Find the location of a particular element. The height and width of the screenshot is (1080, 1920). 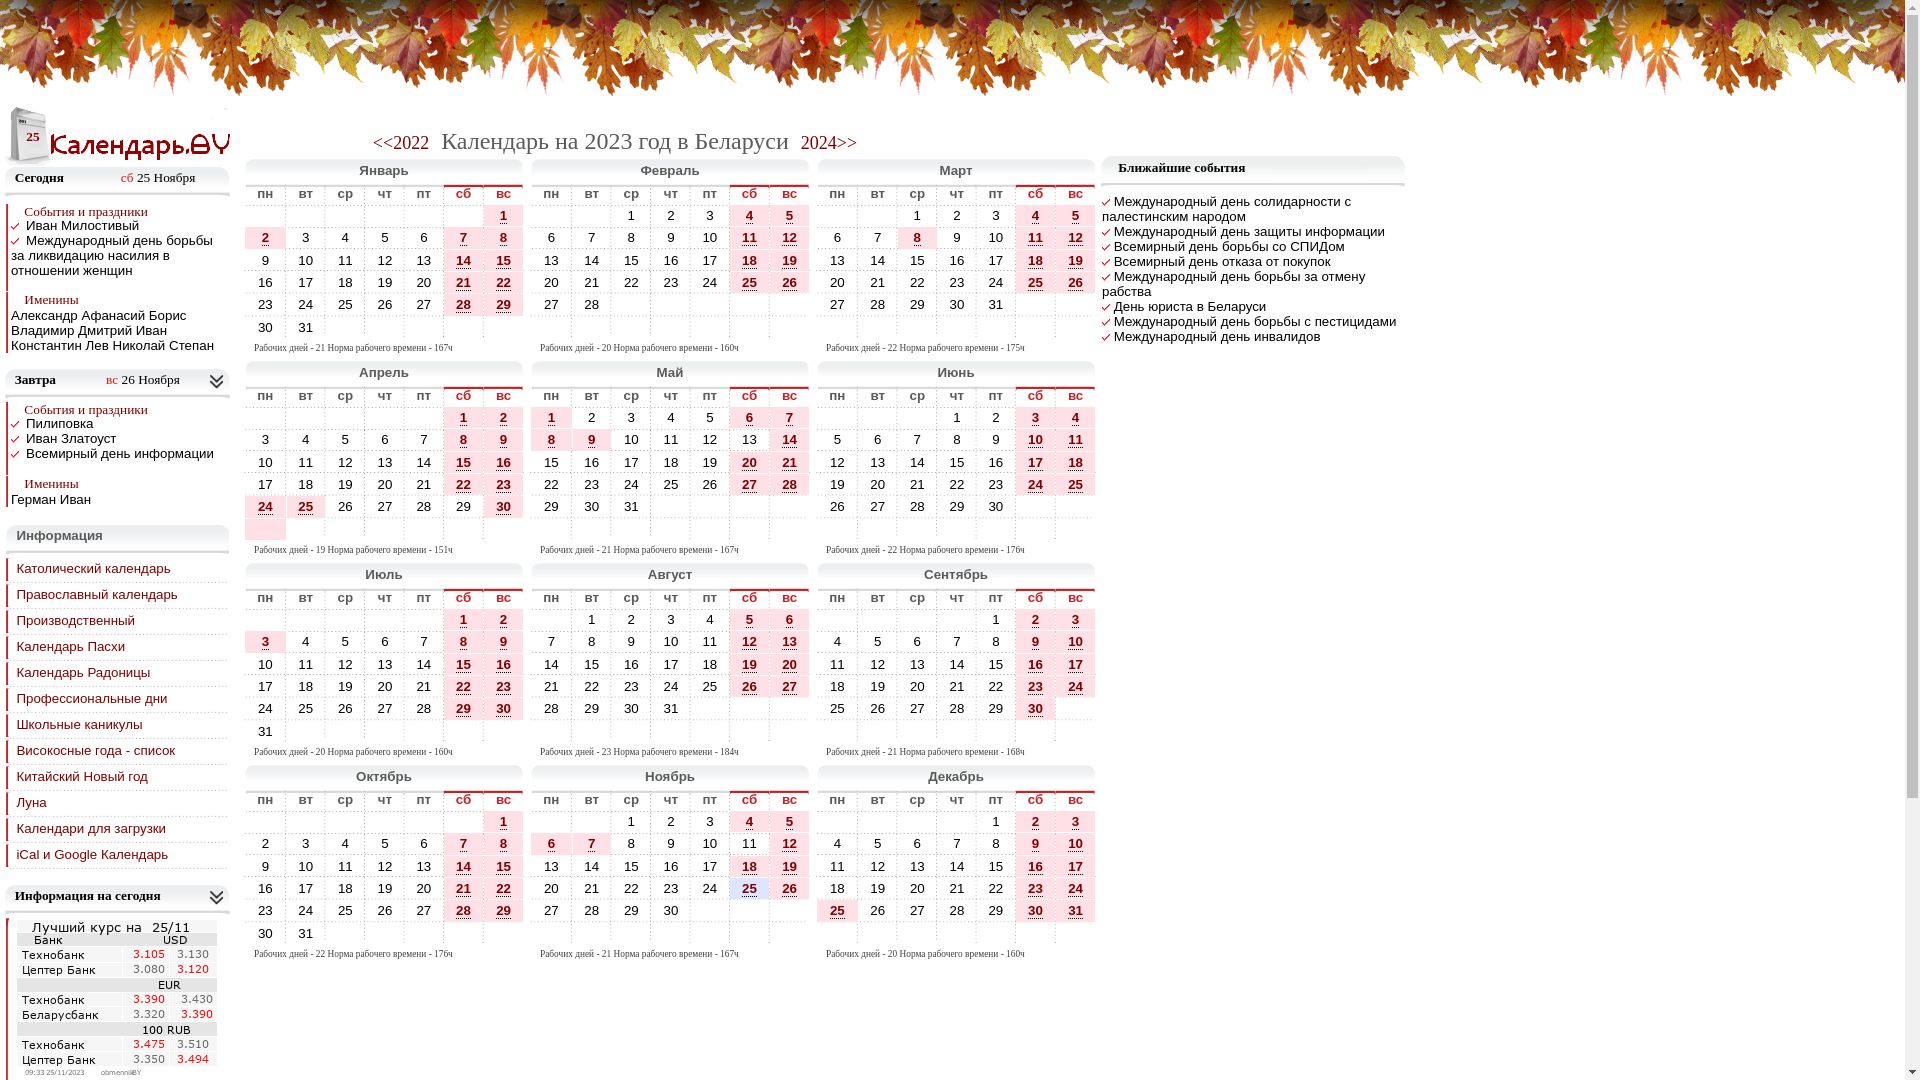

'28' is located at coordinates (590, 304).